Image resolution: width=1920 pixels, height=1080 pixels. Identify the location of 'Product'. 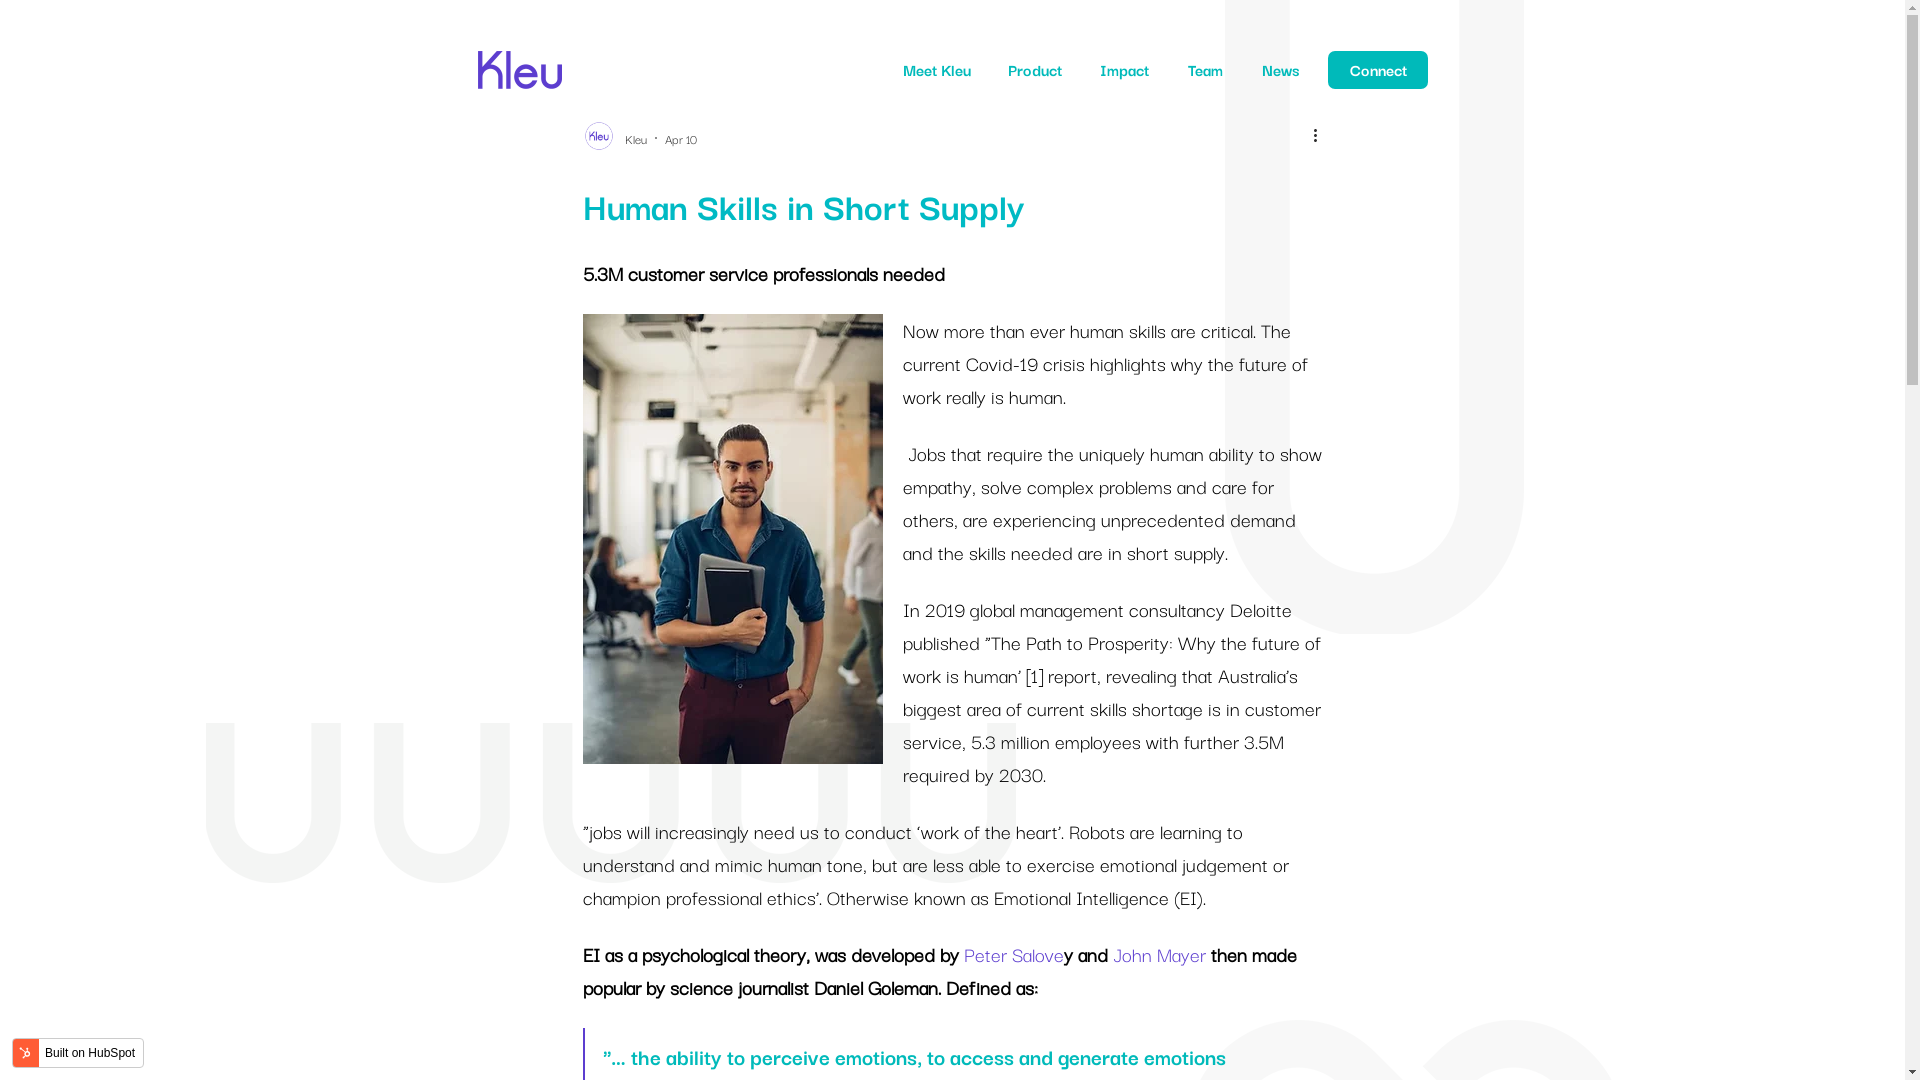
(1035, 68).